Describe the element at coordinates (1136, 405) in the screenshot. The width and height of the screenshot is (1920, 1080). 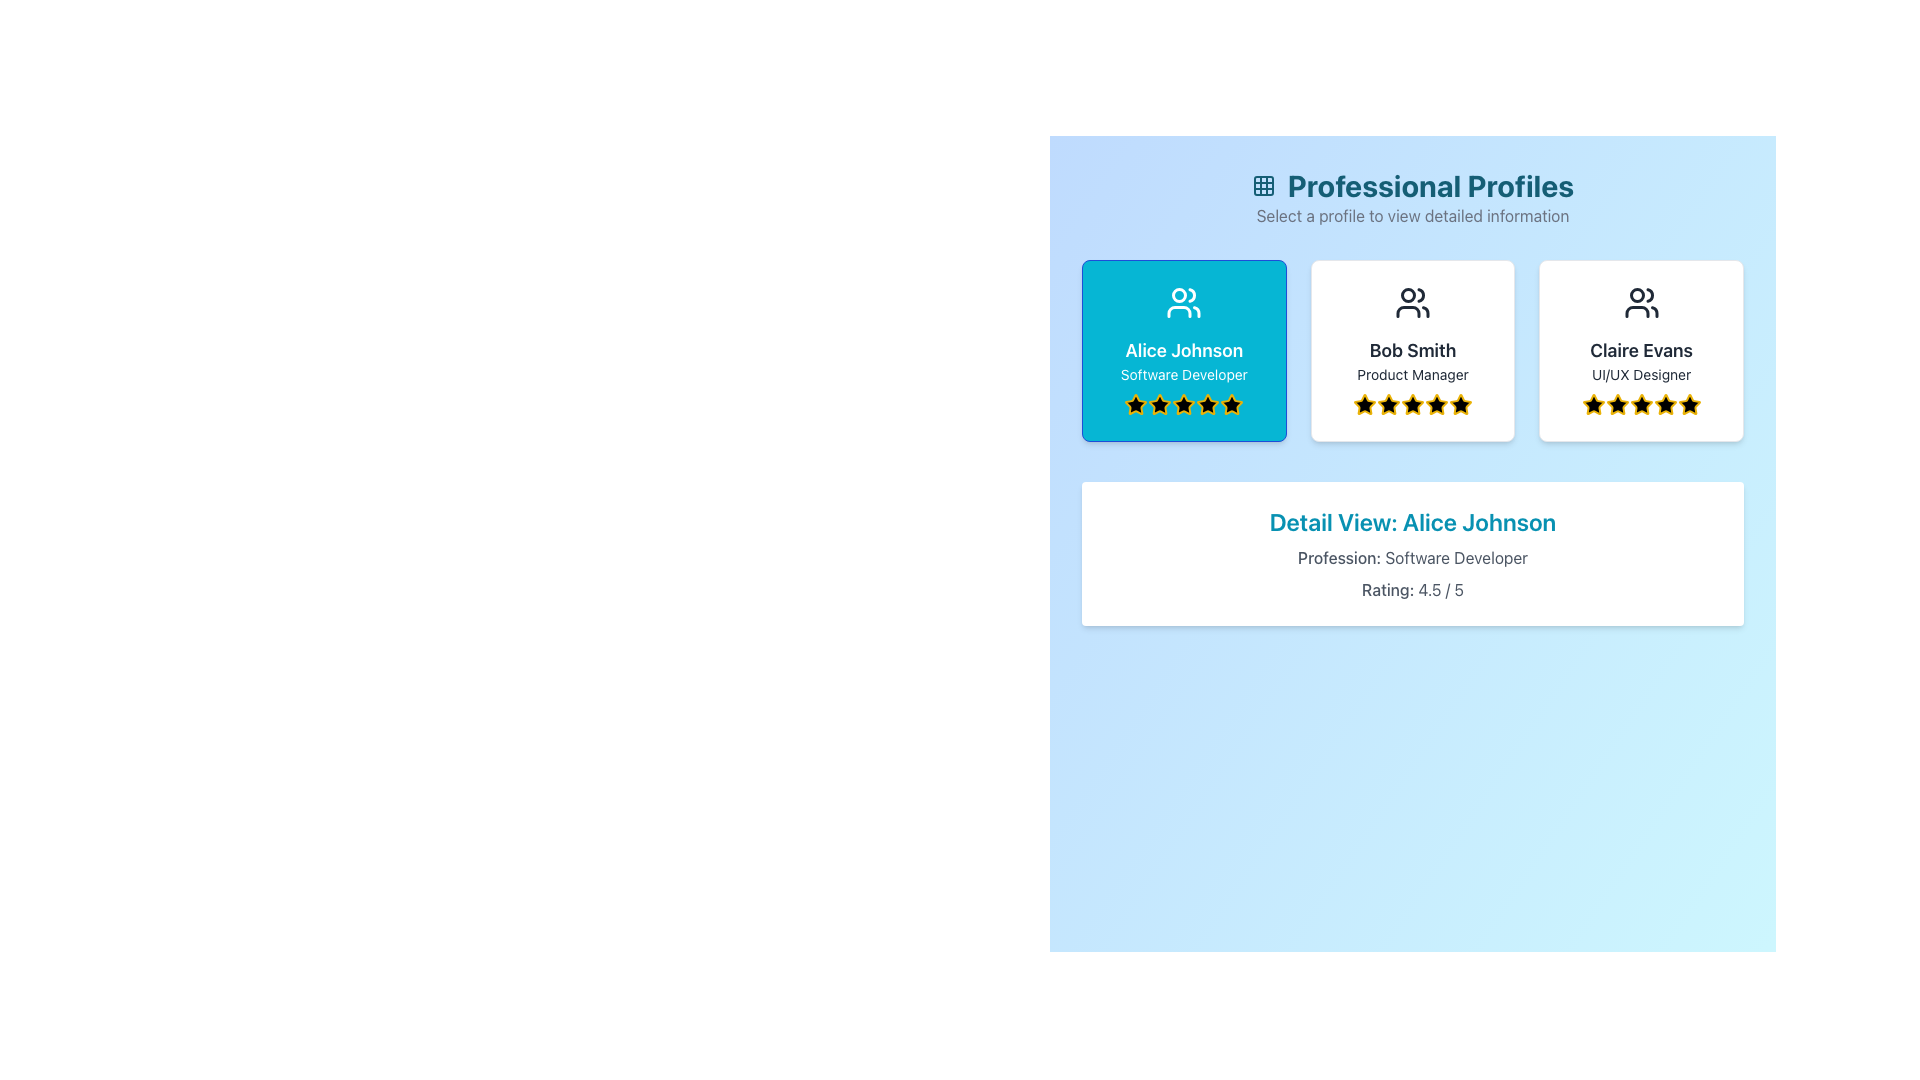
I see `the first star icon in the rating system beneath the profile of Alice Johnson, a Software Developer` at that location.